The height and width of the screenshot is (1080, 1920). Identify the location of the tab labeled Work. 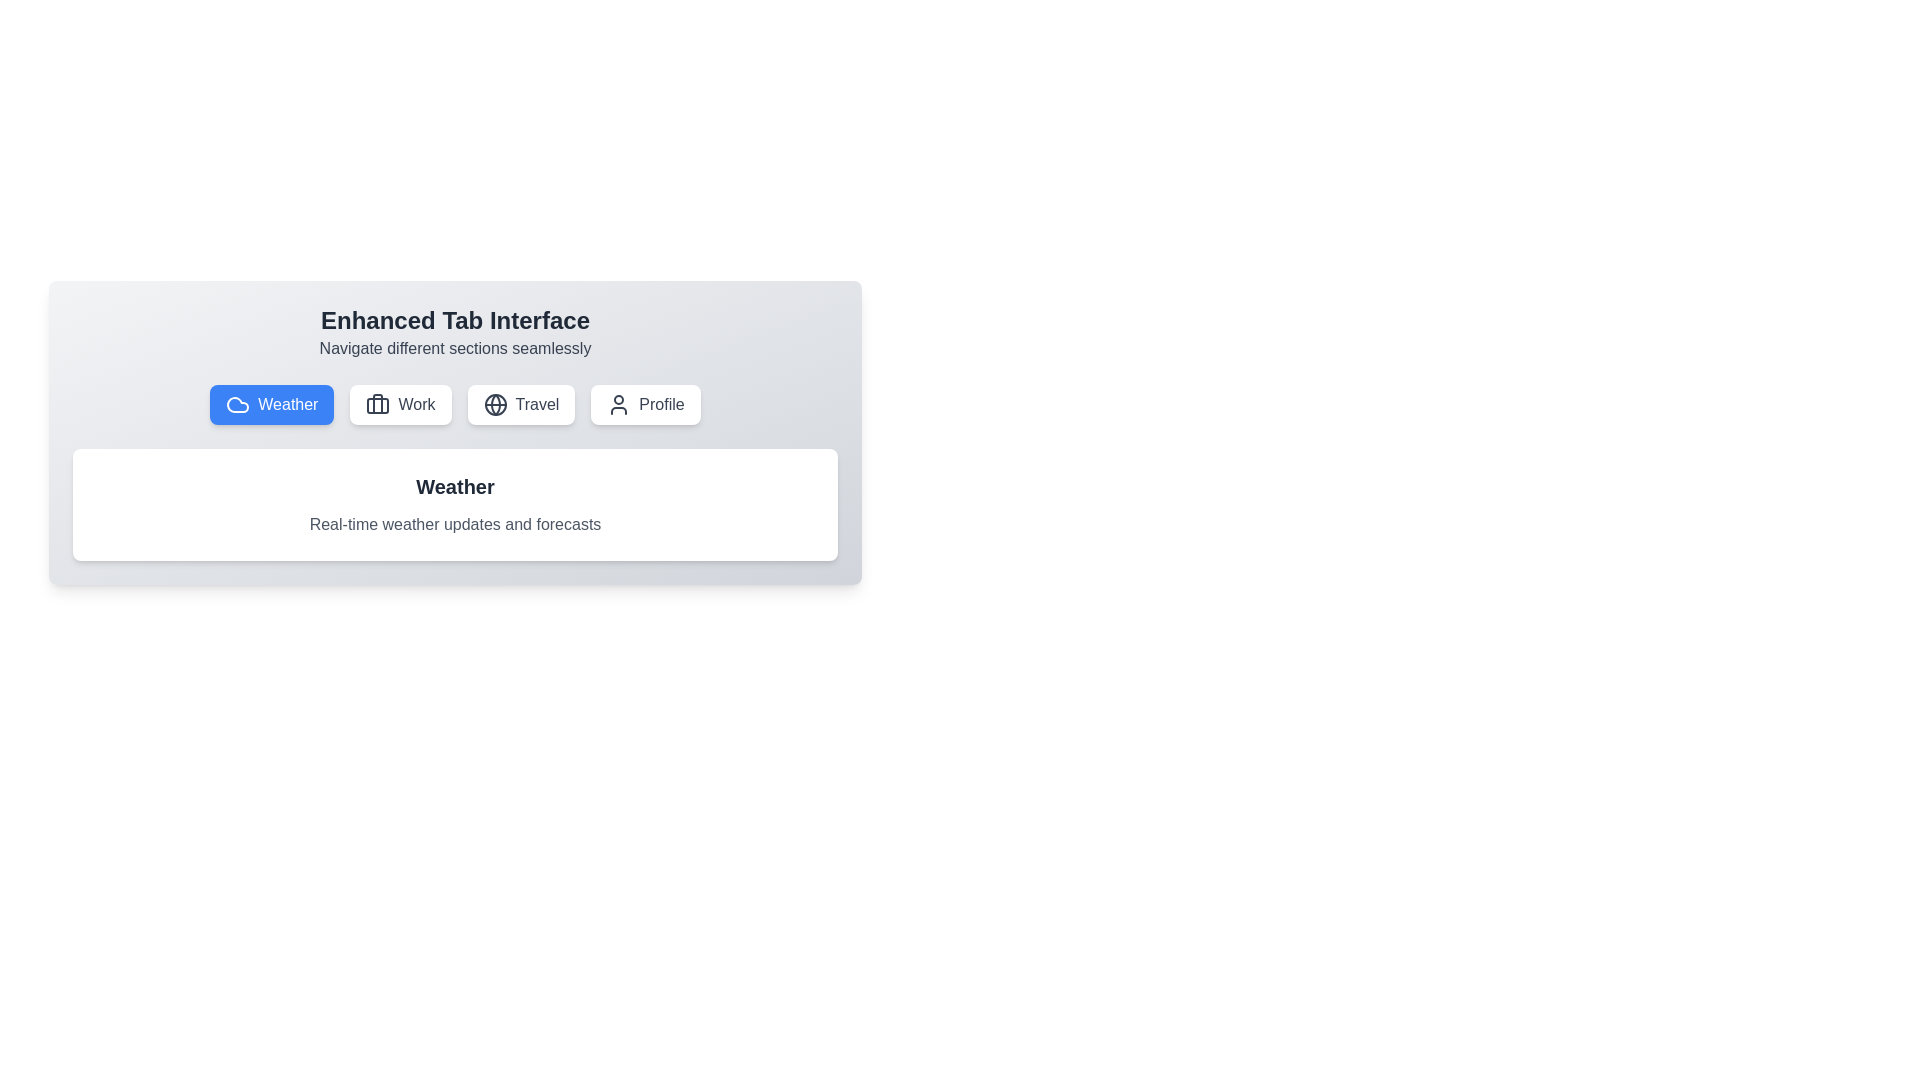
(400, 405).